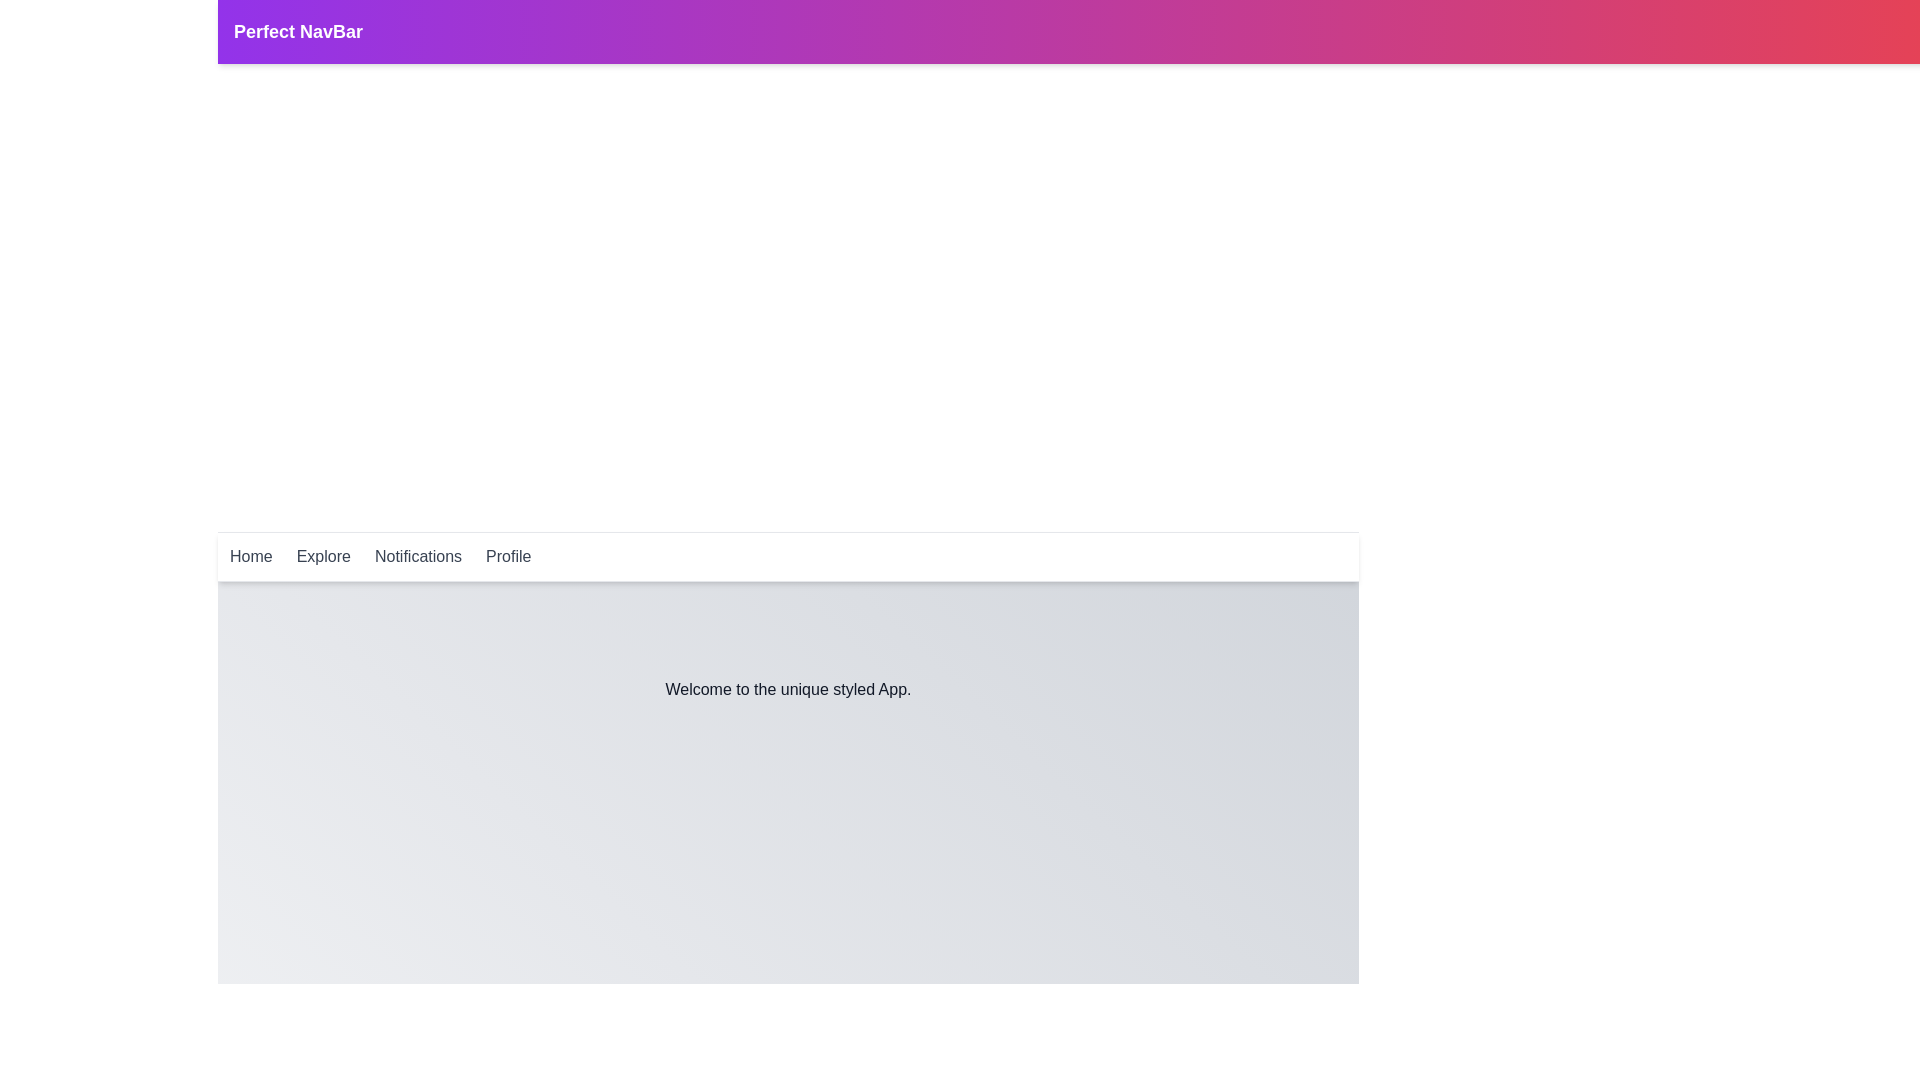  I want to click on the Explore navigation link, so click(324, 556).